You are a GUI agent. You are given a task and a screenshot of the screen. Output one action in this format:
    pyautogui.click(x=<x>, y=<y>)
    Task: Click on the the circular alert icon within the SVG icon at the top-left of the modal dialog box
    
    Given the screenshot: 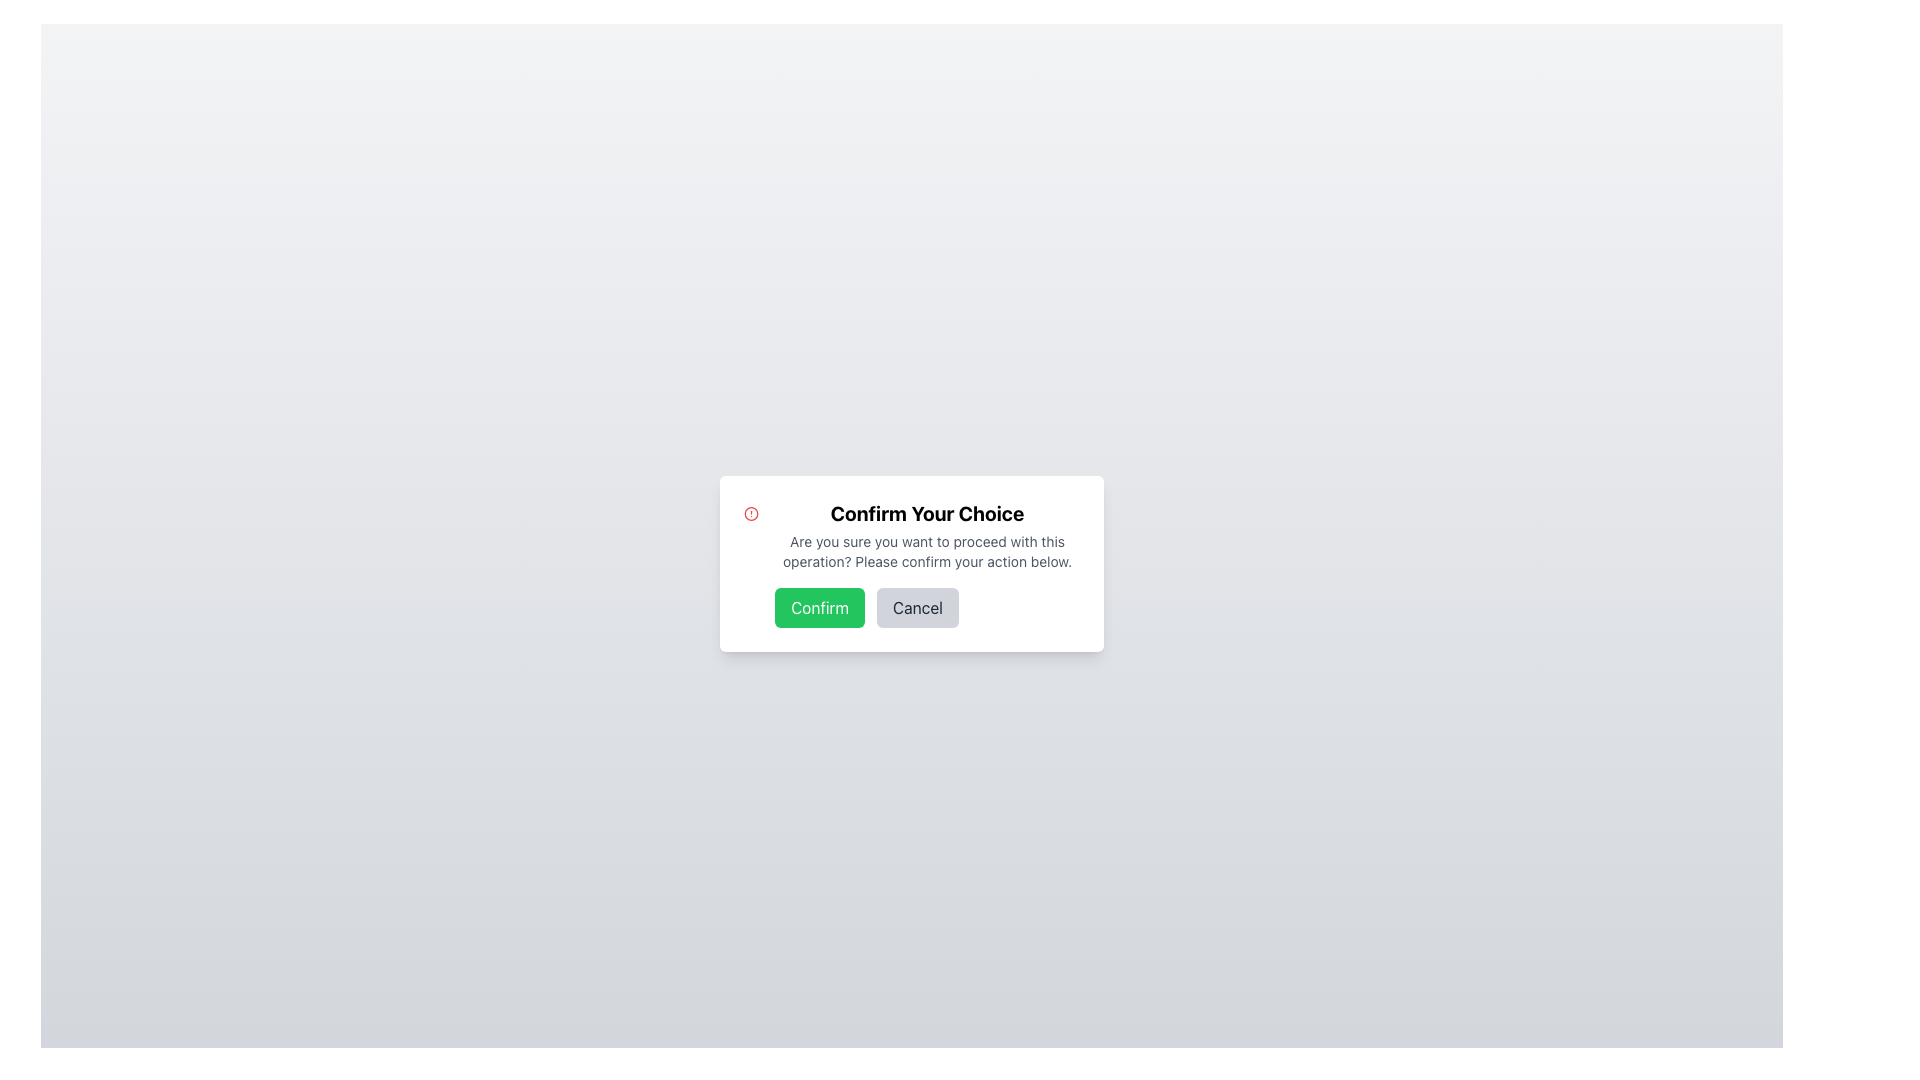 What is the action you would take?
    pyautogui.click(x=750, y=512)
    